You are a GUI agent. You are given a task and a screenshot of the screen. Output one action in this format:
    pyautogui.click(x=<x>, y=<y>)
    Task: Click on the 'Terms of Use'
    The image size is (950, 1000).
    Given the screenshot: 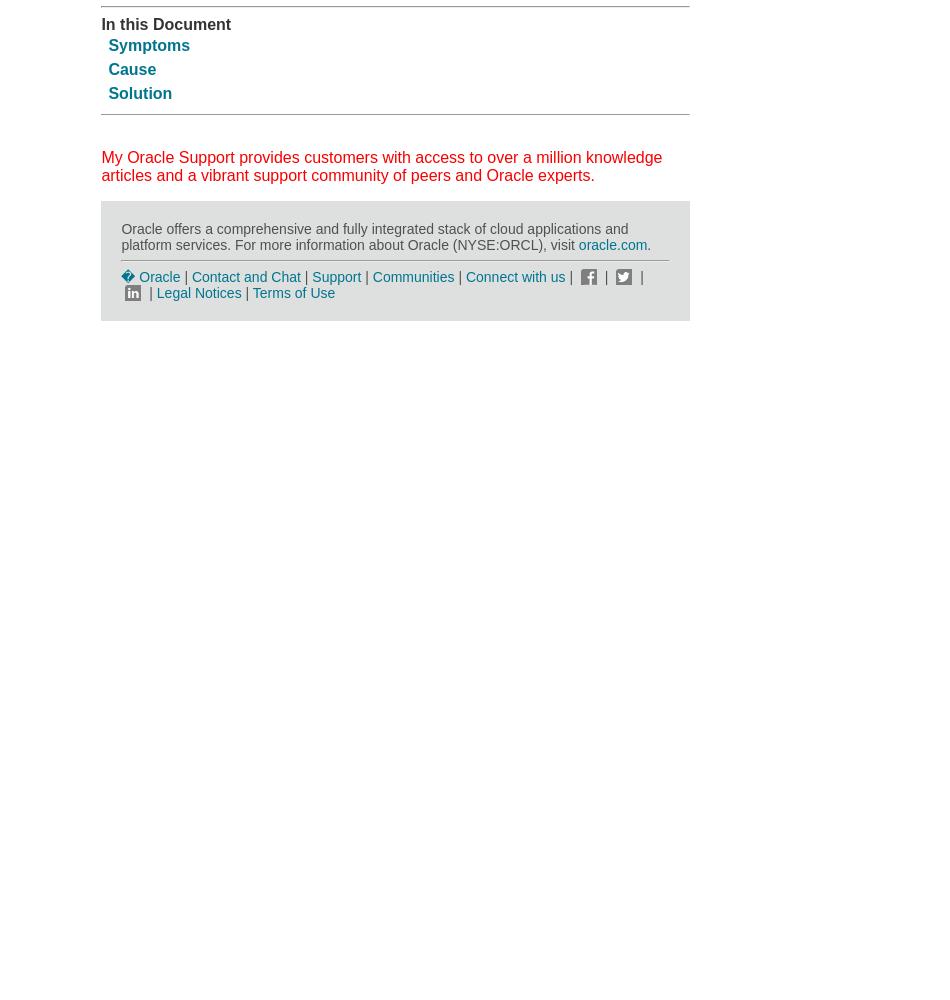 What is the action you would take?
    pyautogui.click(x=251, y=292)
    